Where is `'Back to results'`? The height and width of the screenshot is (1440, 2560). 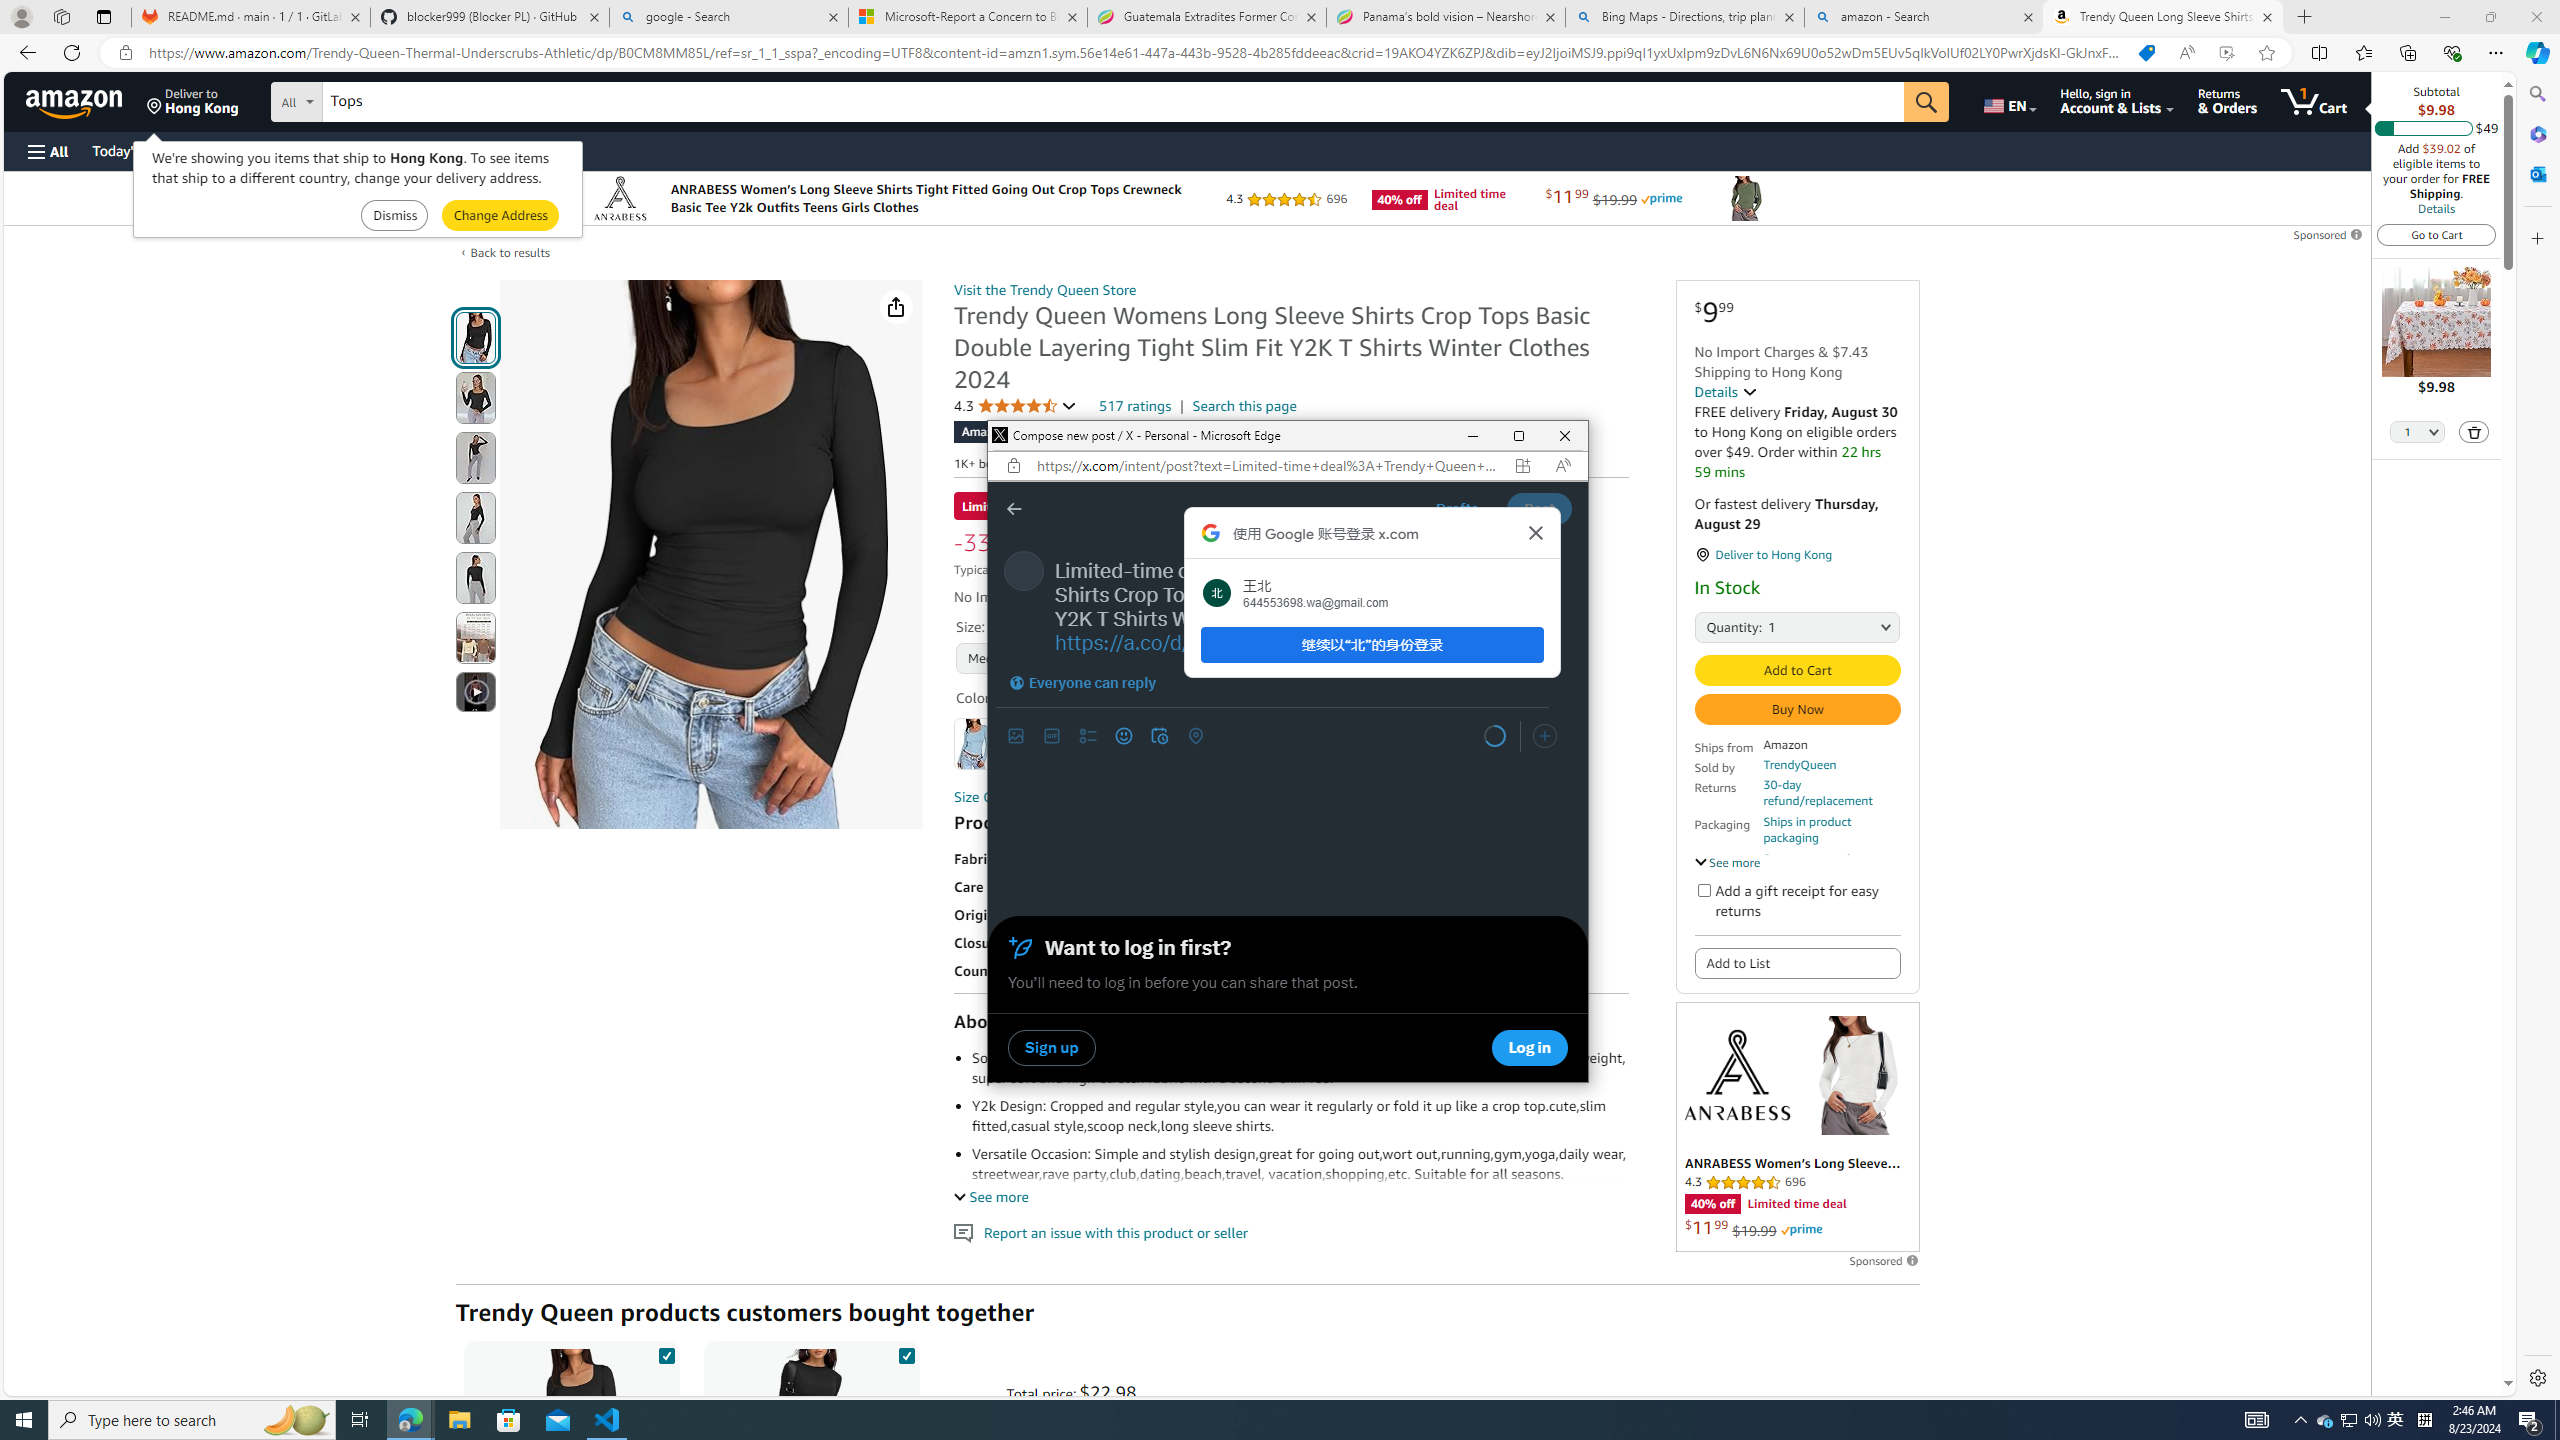 'Back to results' is located at coordinates (509, 252).